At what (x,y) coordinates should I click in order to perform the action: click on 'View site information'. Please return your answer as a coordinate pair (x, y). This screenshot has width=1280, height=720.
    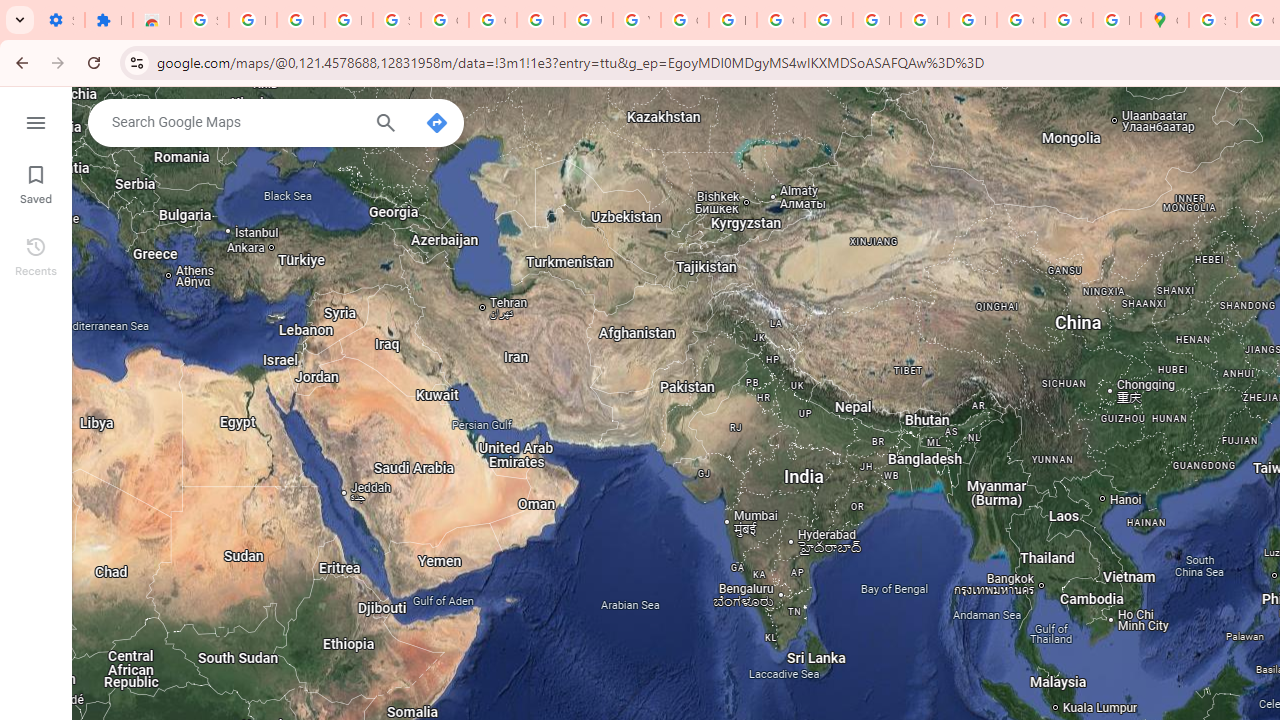
    Looking at the image, I should click on (135, 61).